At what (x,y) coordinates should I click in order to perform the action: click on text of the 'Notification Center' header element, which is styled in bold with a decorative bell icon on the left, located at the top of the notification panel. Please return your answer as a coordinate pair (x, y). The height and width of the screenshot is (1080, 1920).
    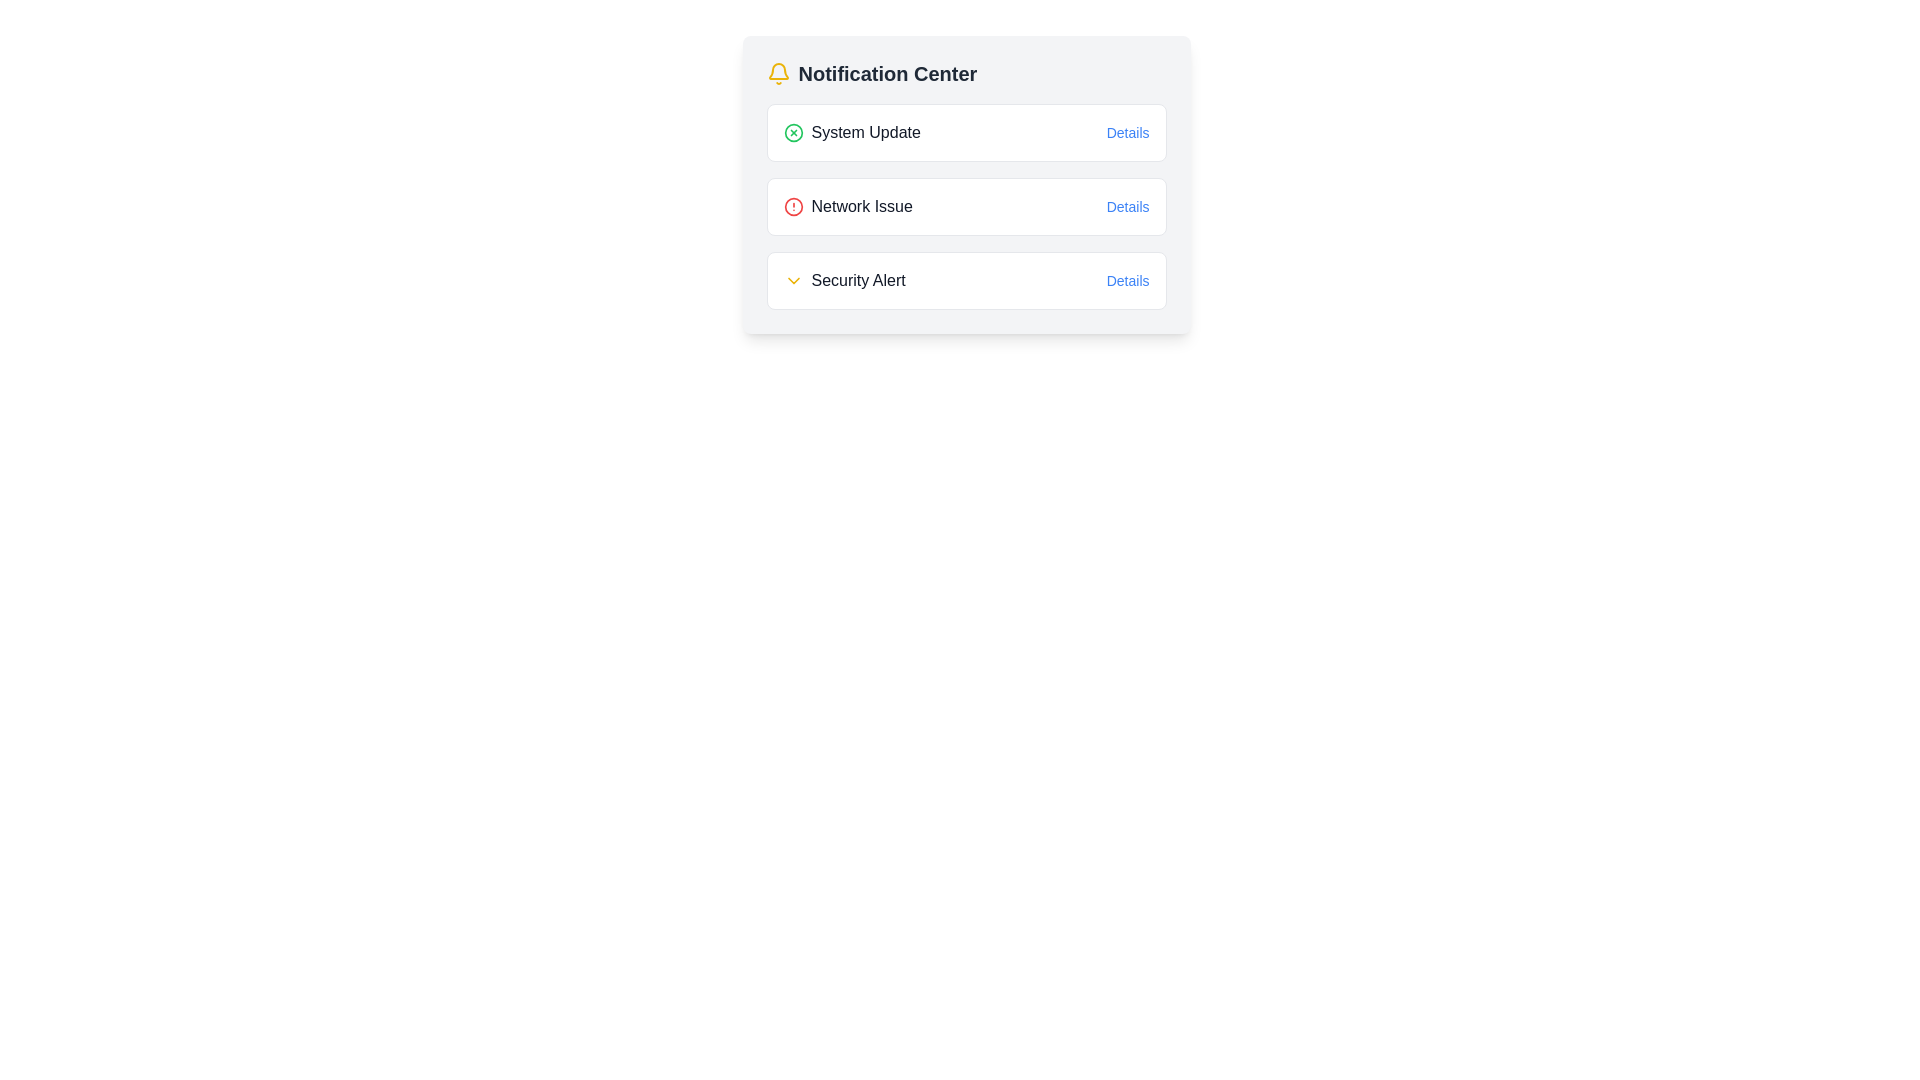
    Looking at the image, I should click on (966, 72).